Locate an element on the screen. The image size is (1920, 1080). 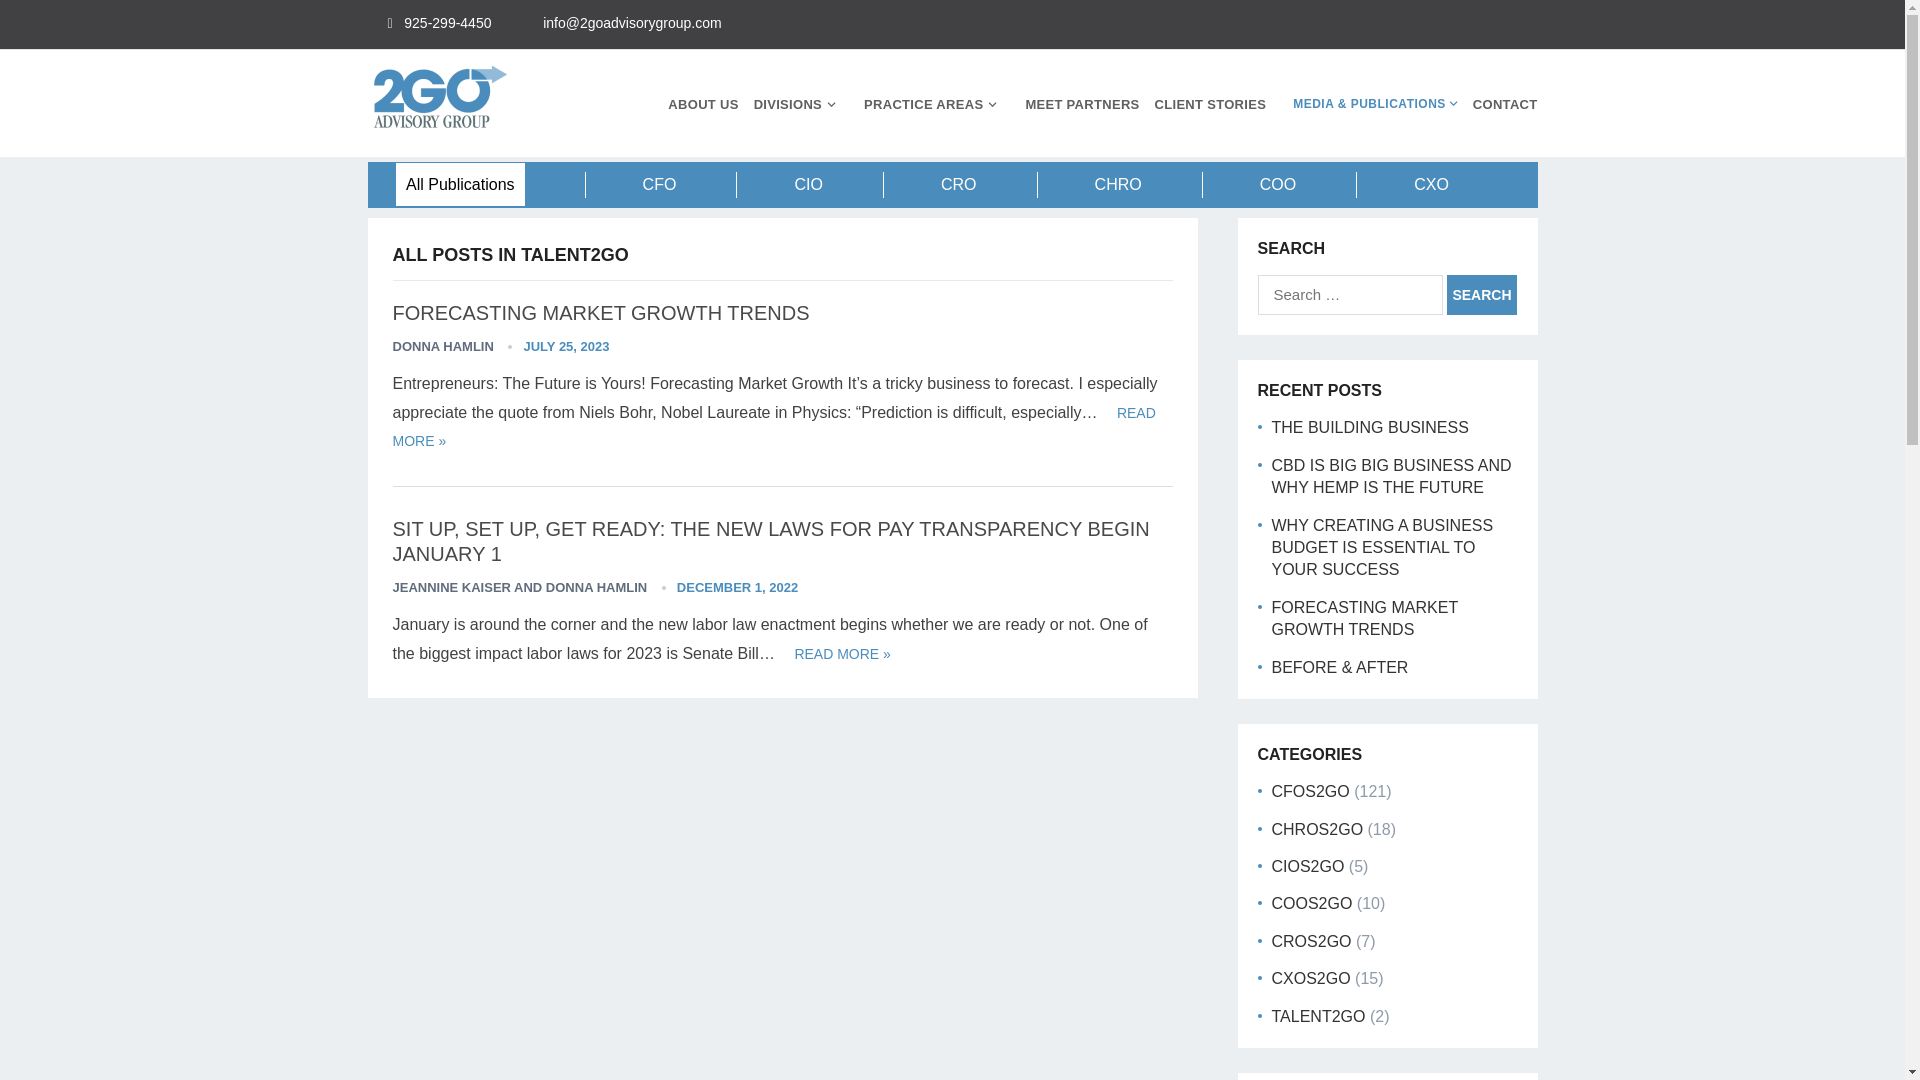
'info@2goadvisorygroup.com' is located at coordinates (631, 23).